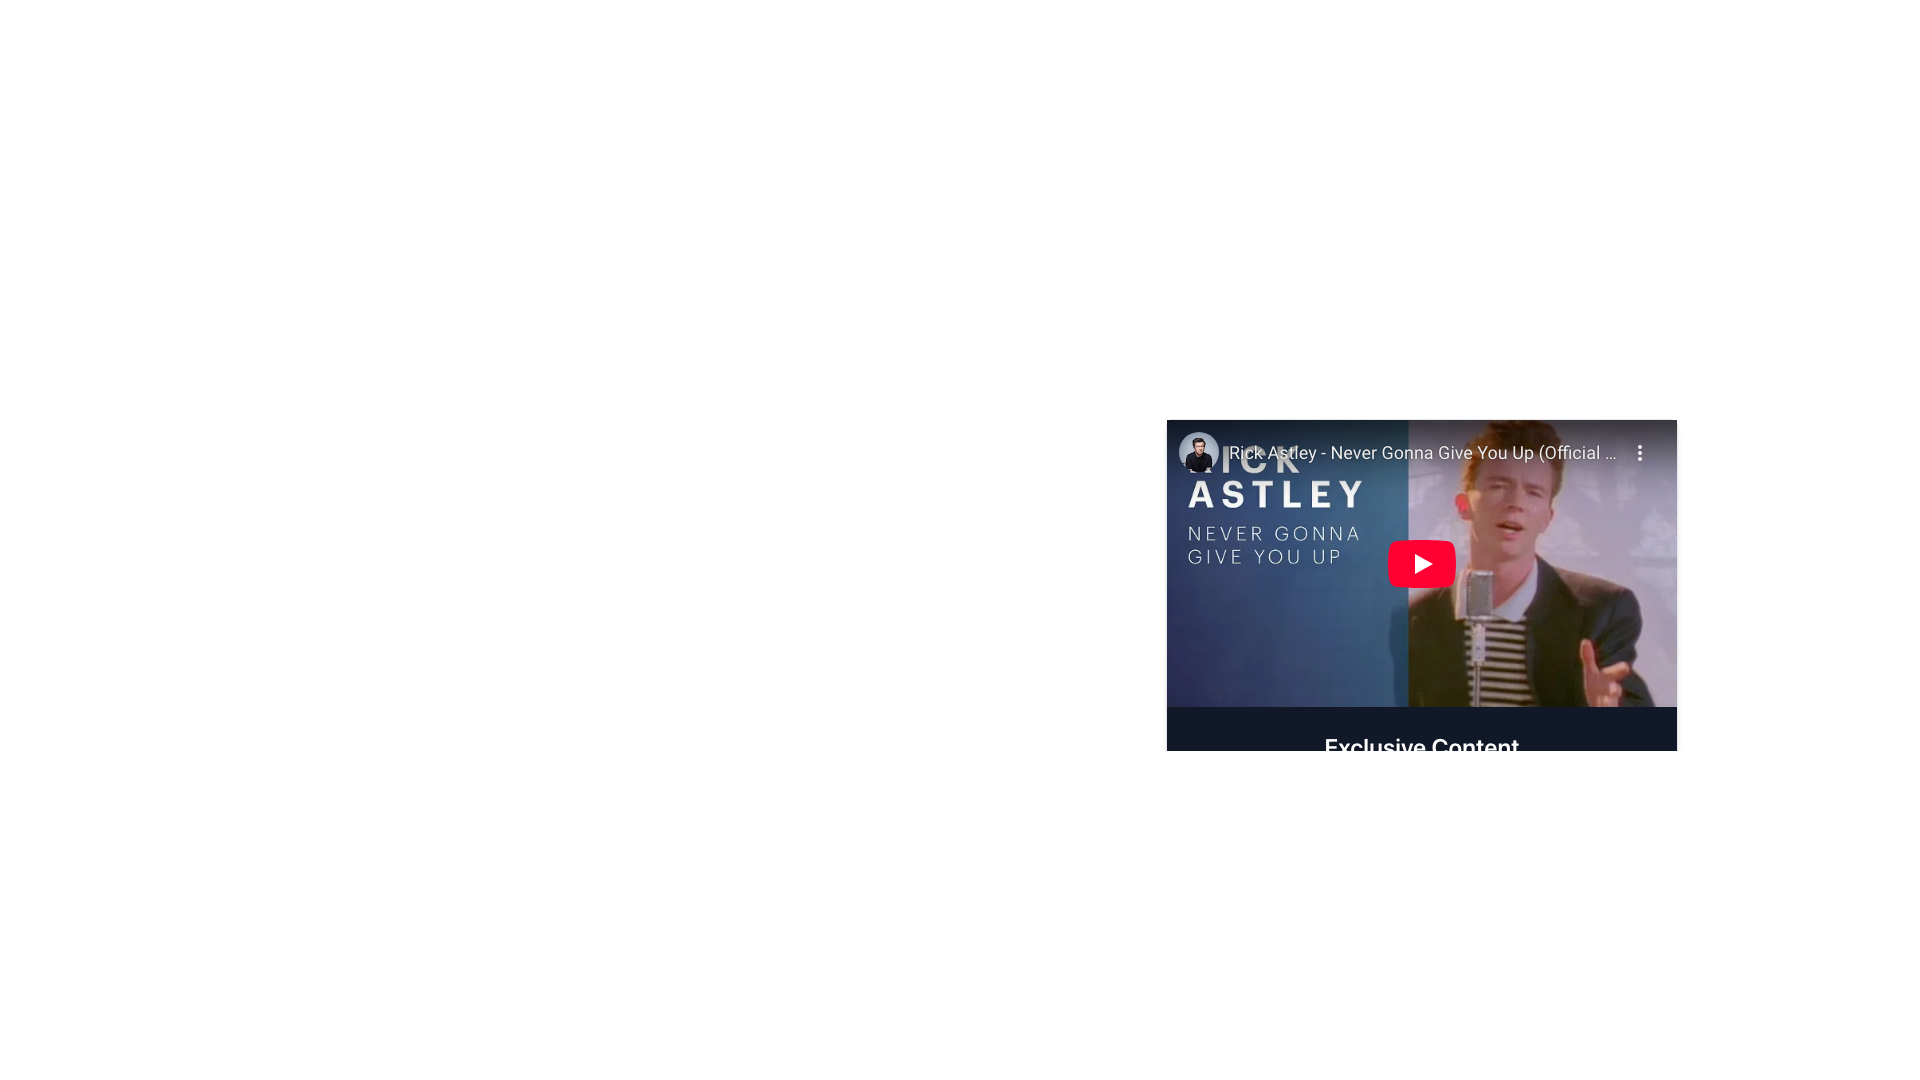 The image size is (1920, 1080). Describe the element at coordinates (1420, 563) in the screenshot. I see `the play button of the YouTube video player component` at that location.